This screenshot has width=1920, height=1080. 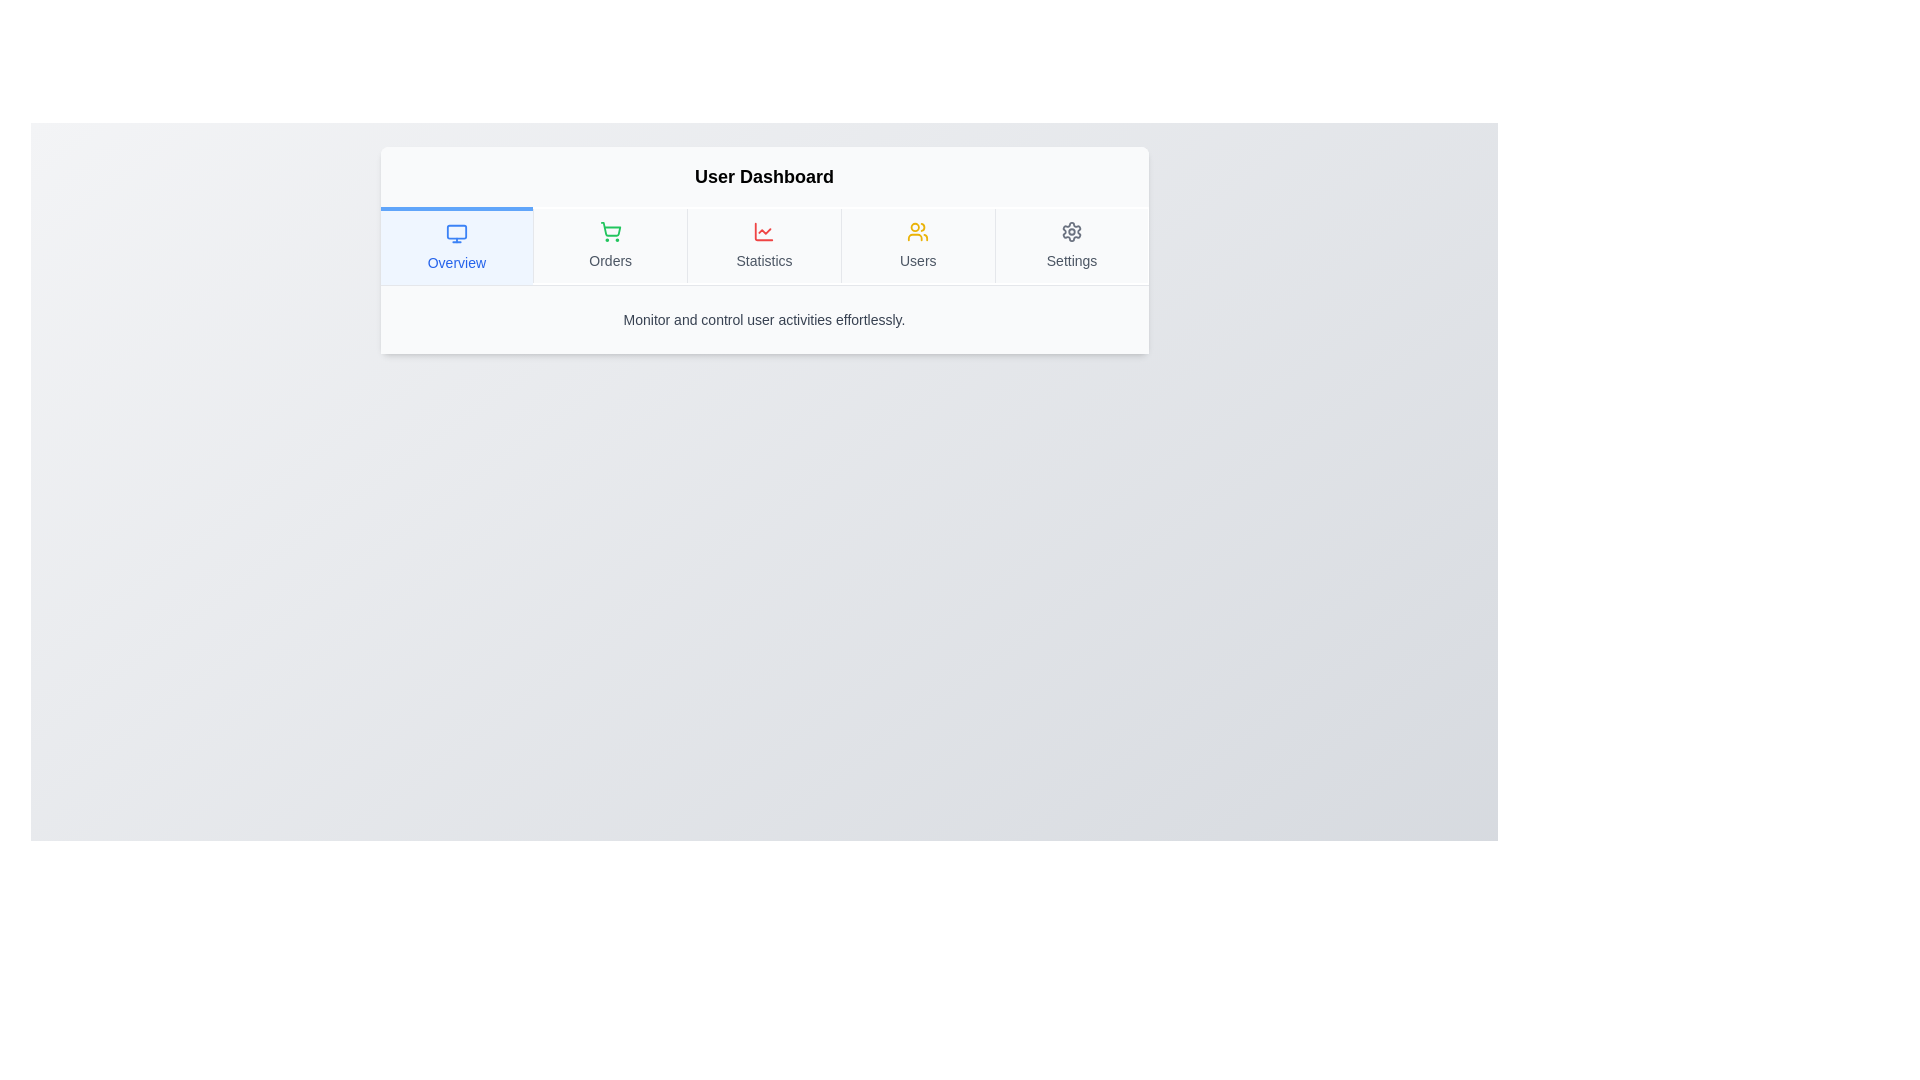 I want to click on the Navigation button located between the 'Overview' button and the 'Statistics' button, so click(x=609, y=245).